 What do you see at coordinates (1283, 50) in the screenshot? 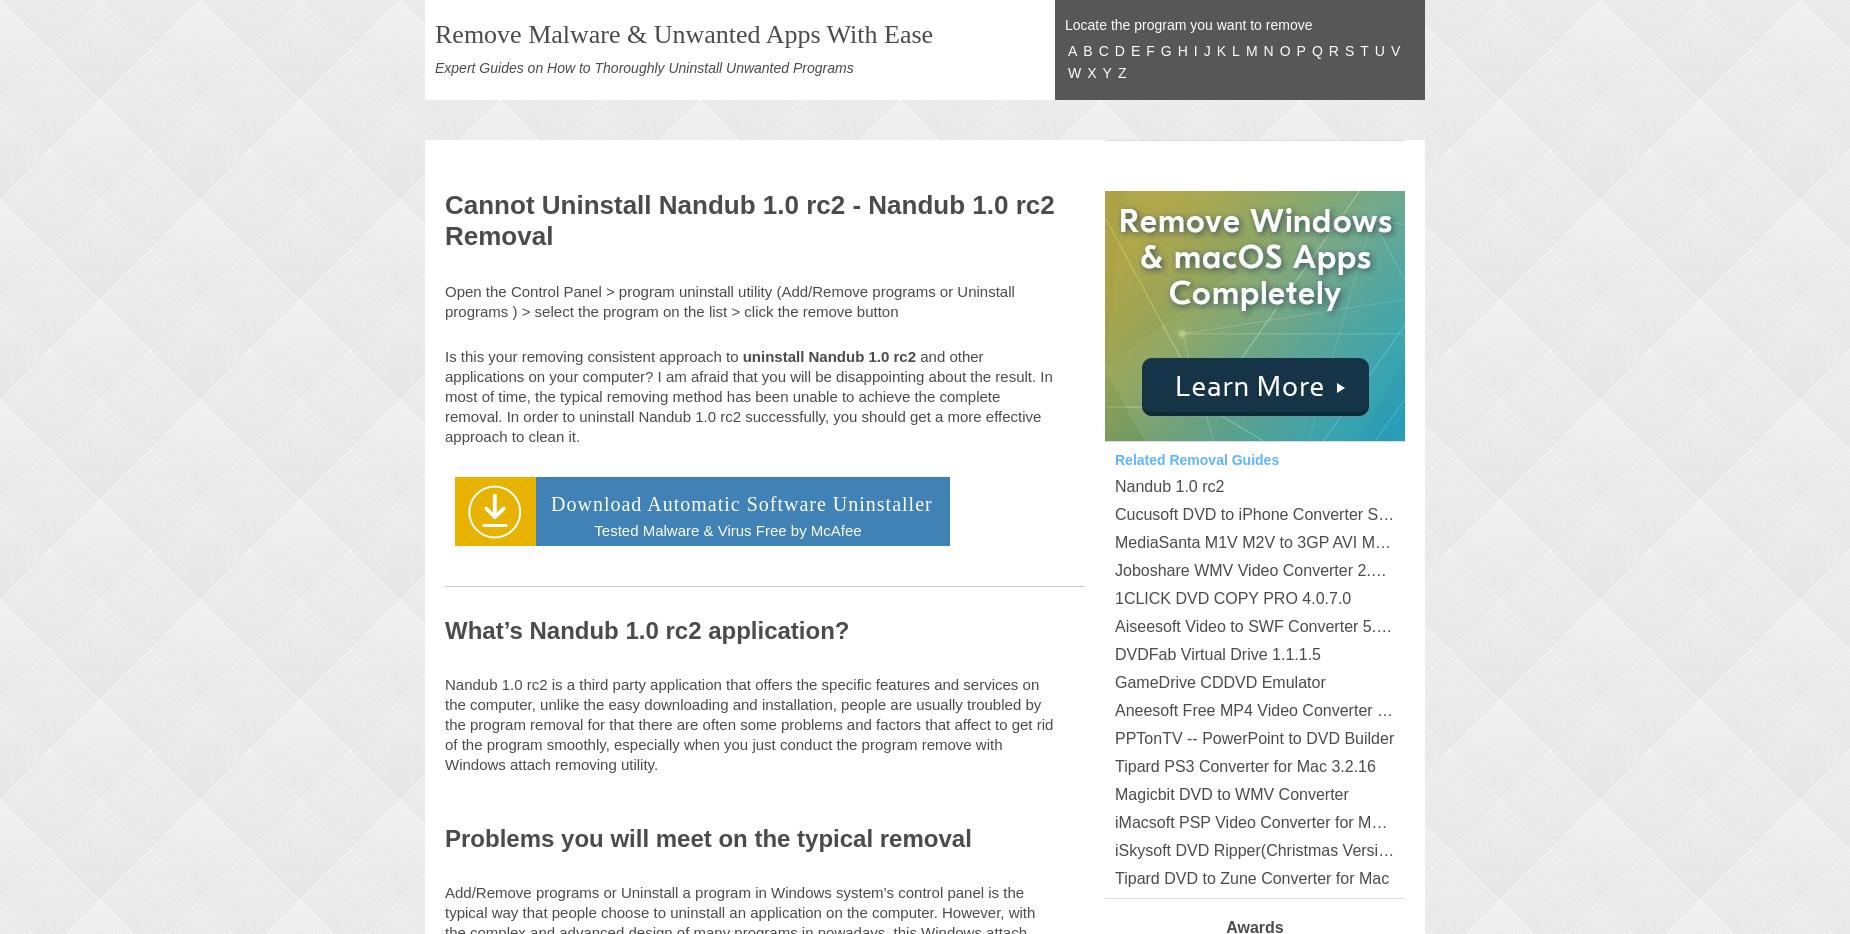
I see `'O'` at bounding box center [1283, 50].